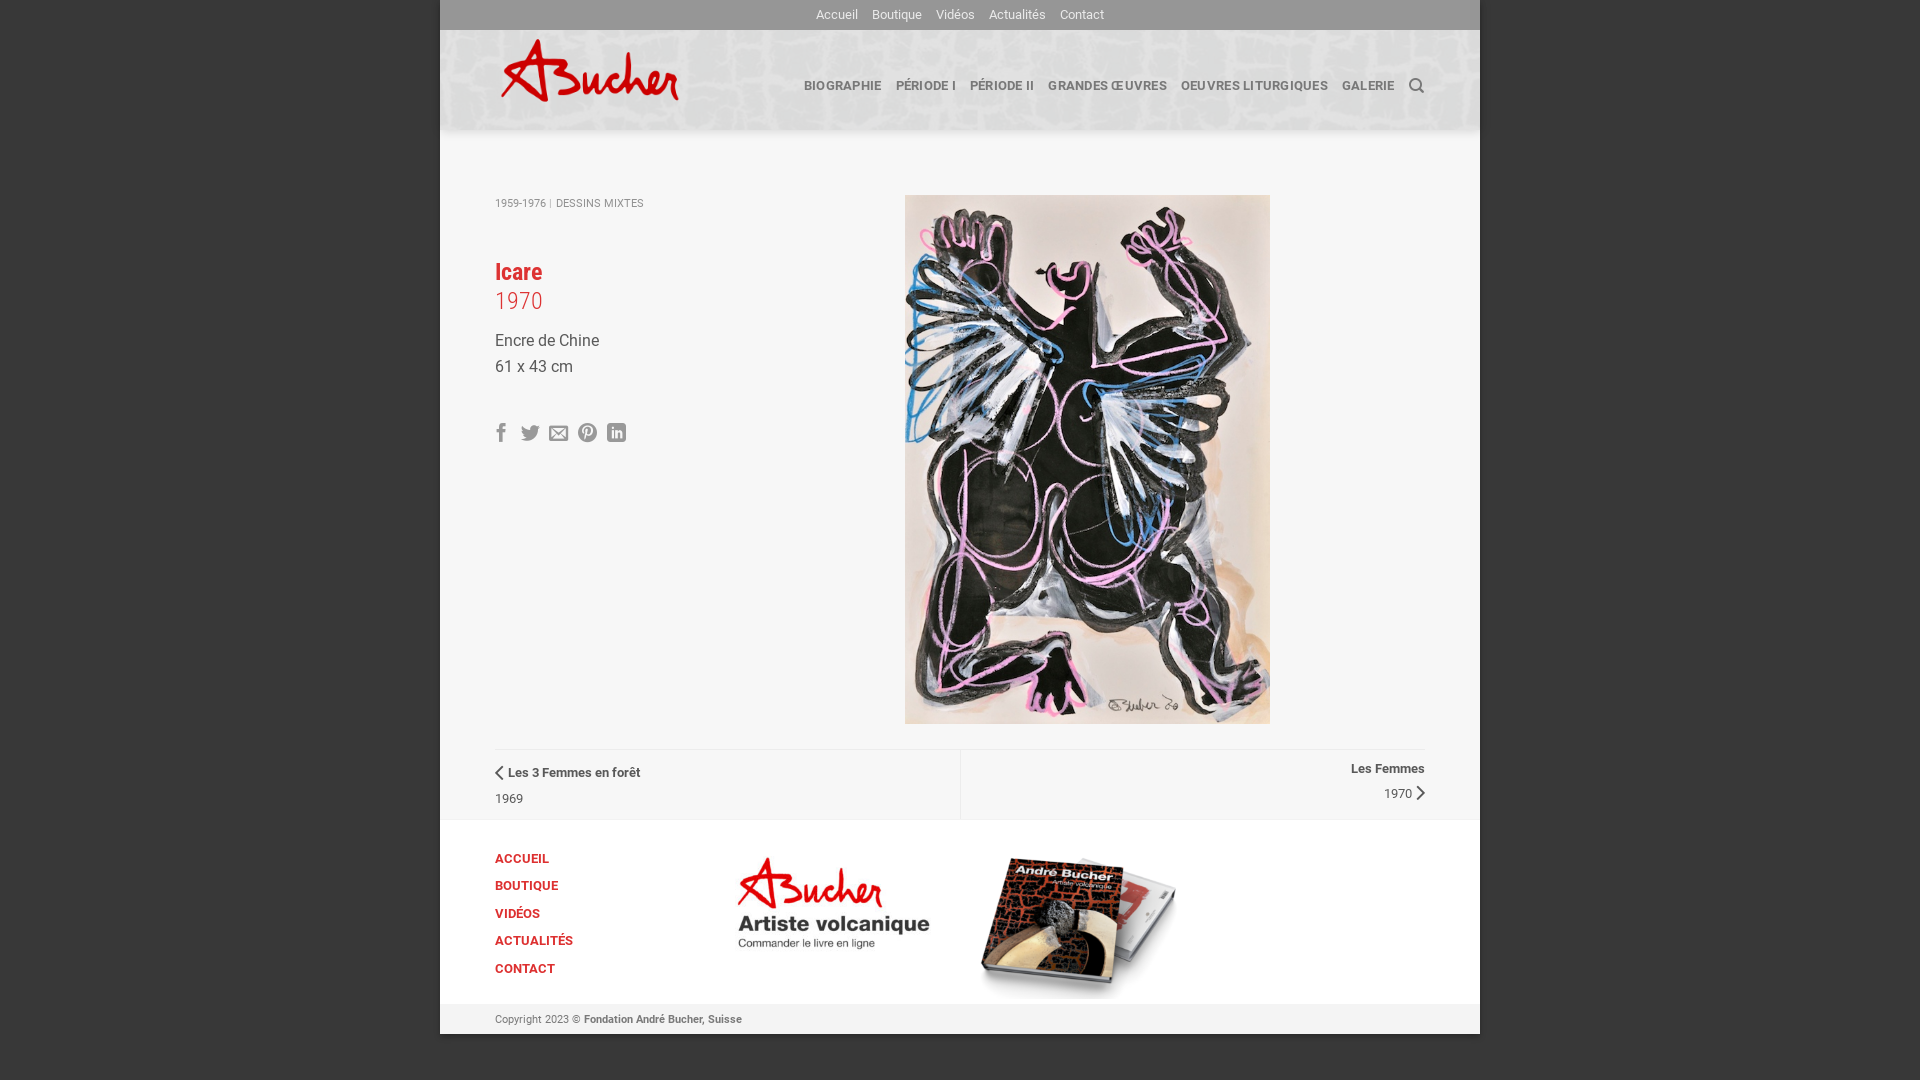  I want to click on 'Share on LinkedIn', so click(615, 433).